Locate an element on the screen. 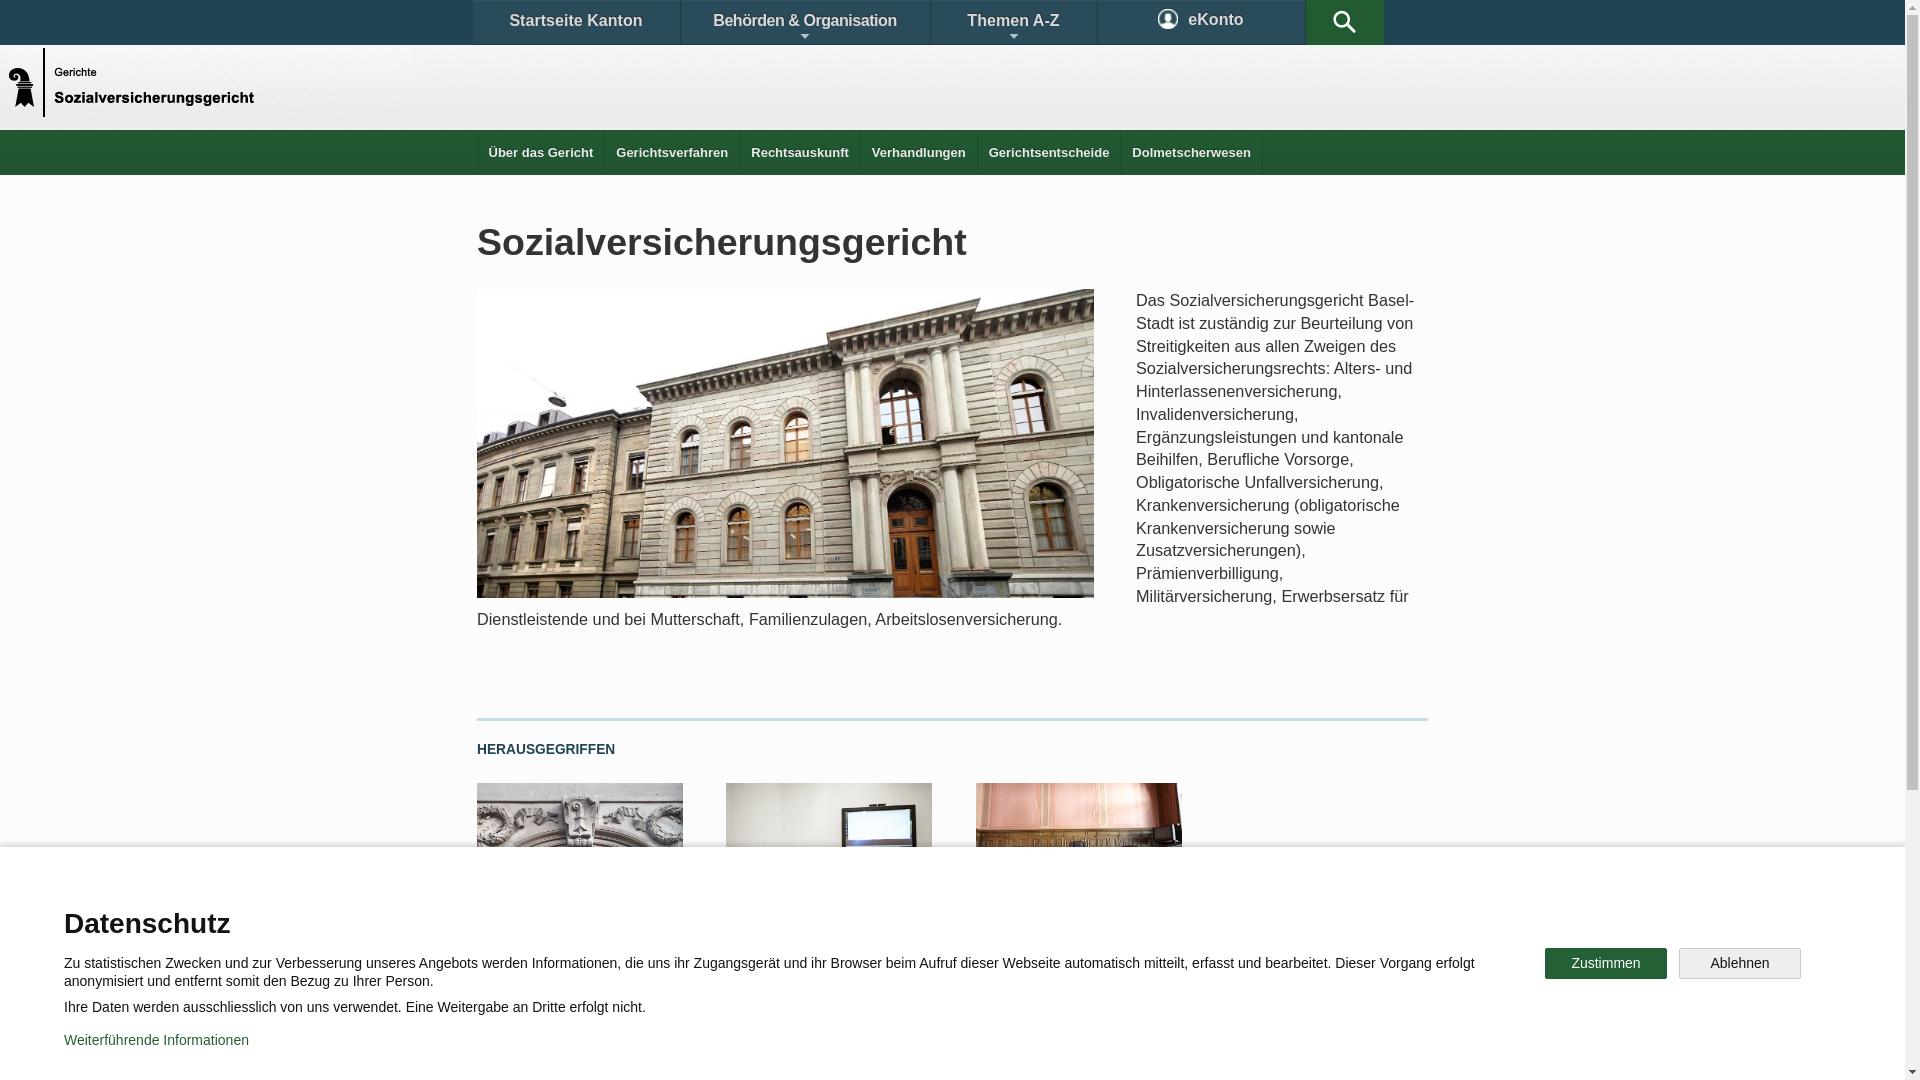 The height and width of the screenshot is (1080, 1920). 'Themen A-Z' is located at coordinates (1012, 22).